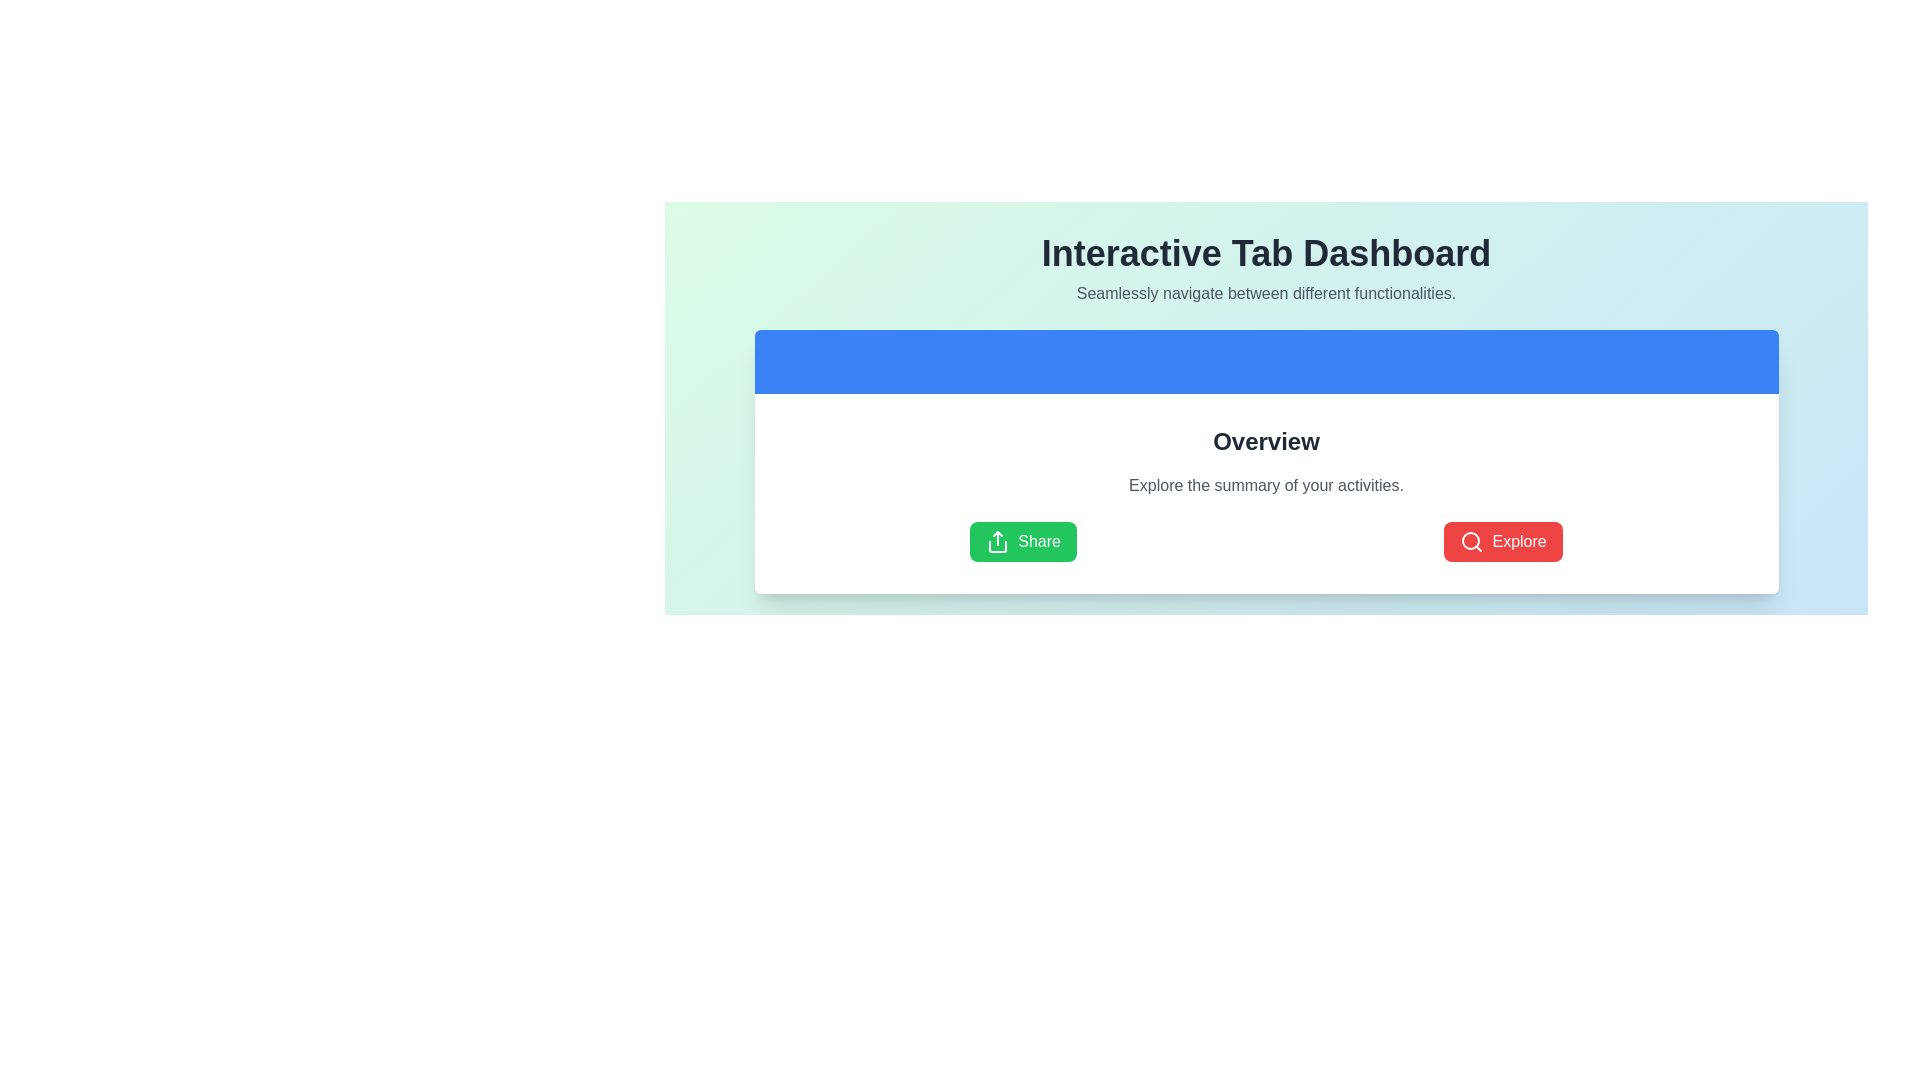 The height and width of the screenshot is (1080, 1920). What do you see at coordinates (881, 362) in the screenshot?
I see `the 'Overview' tab, which is the first tab on the left among the navigation tabs at the top of the content area` at bounding box center [881, 362].